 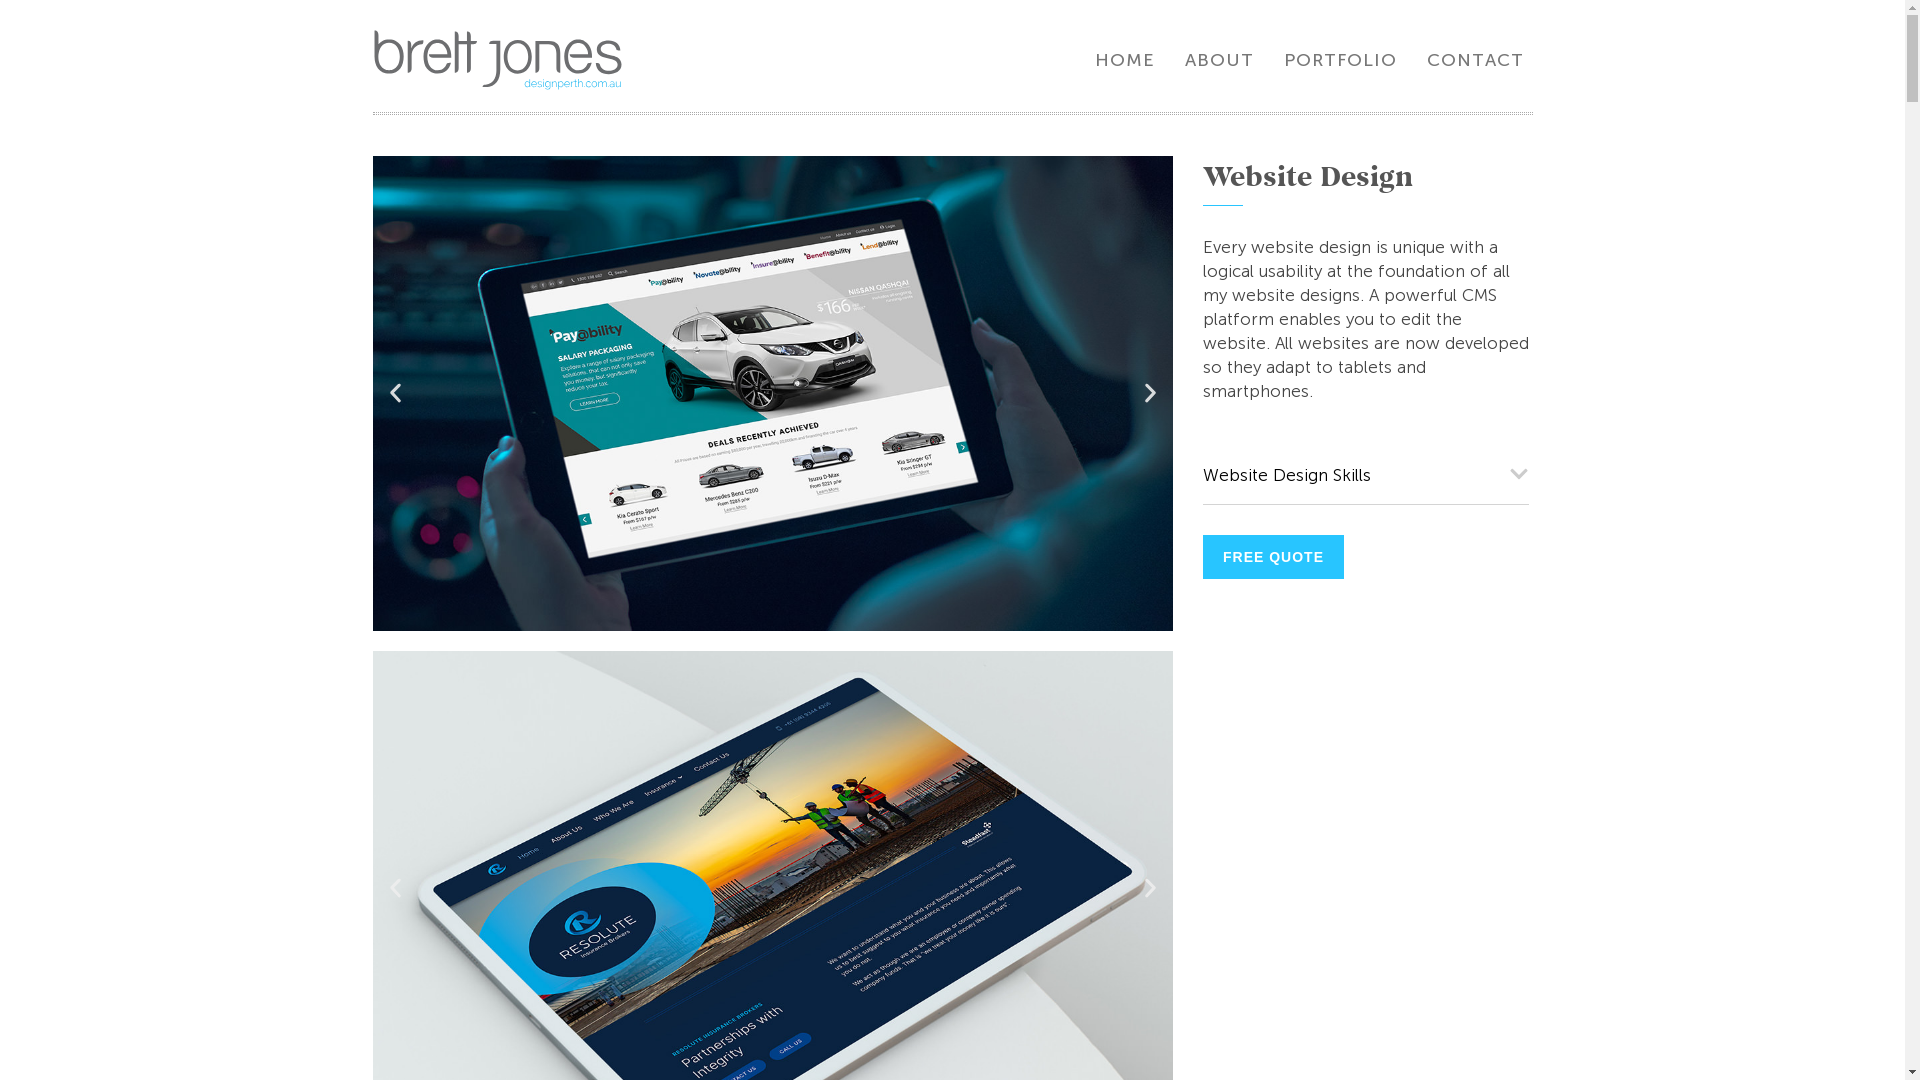 I want to click on 'HOME', so click(x=1124, y=59).